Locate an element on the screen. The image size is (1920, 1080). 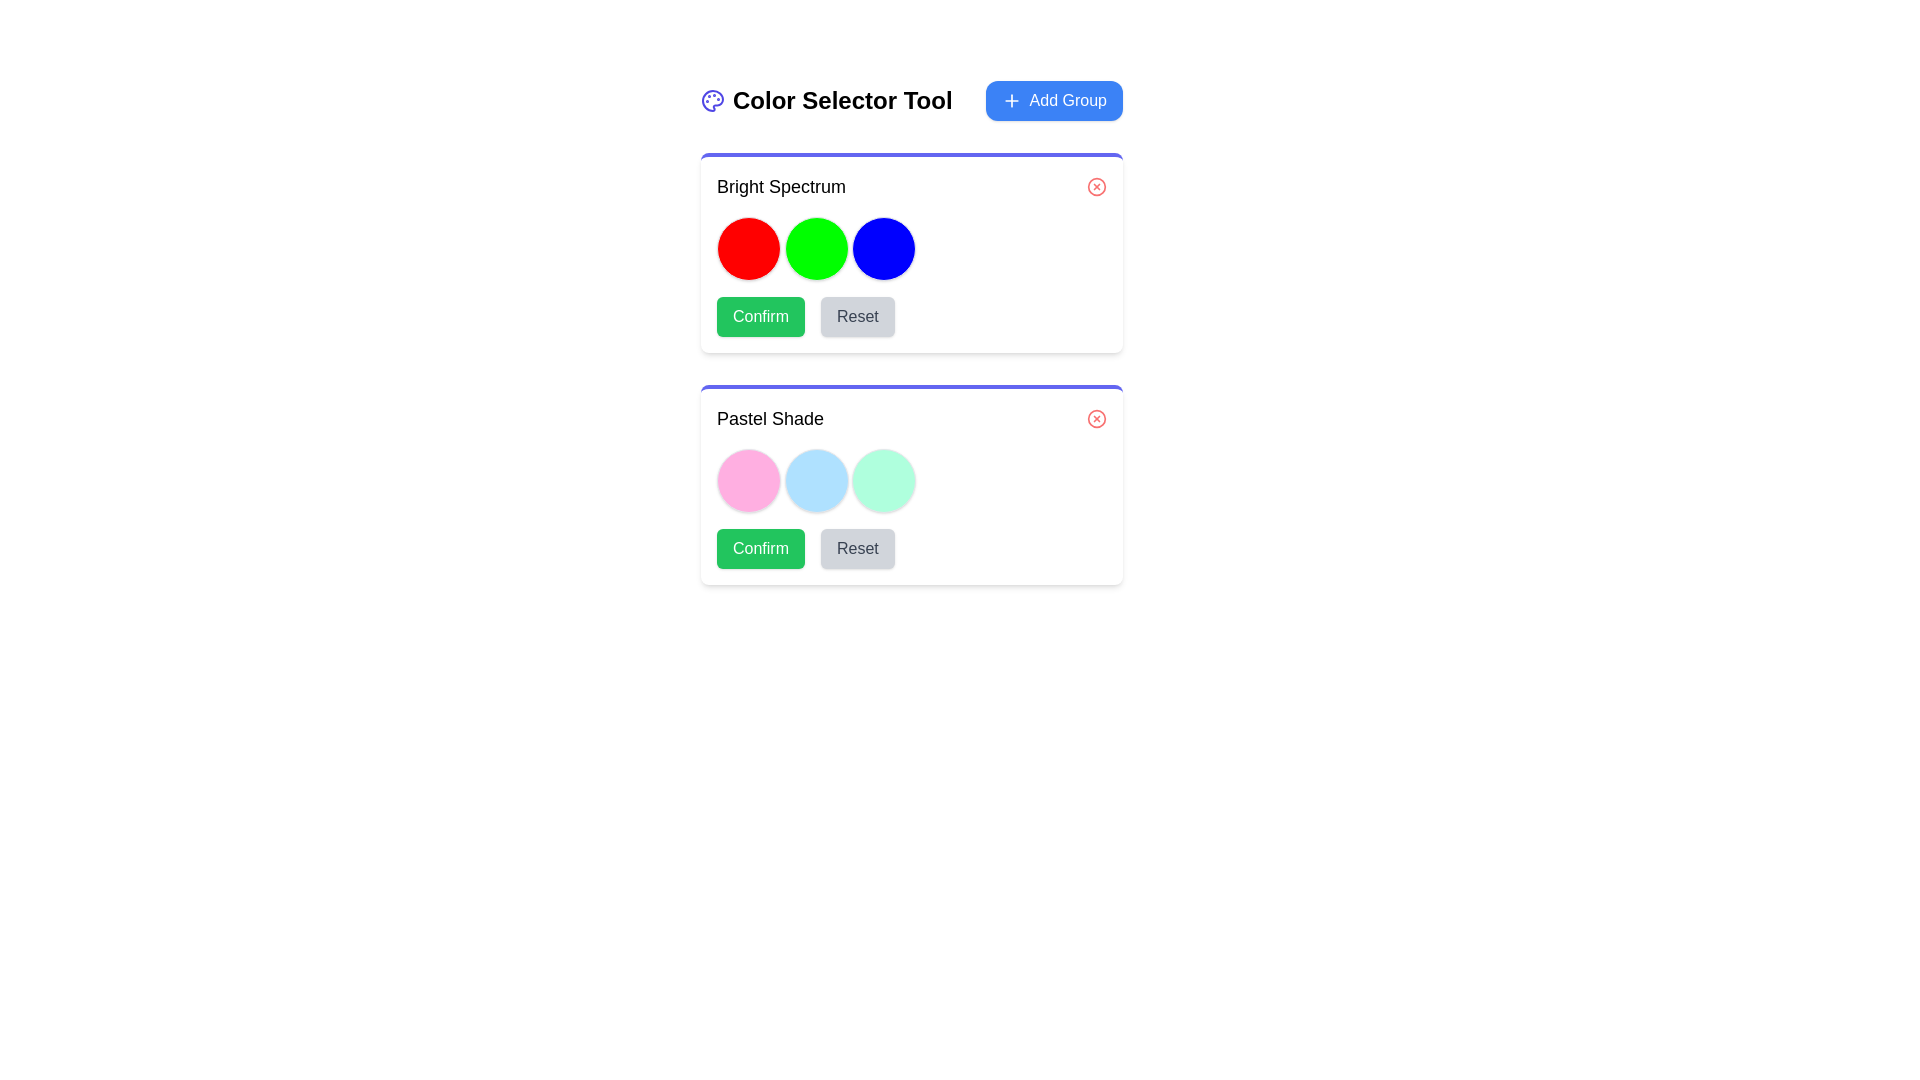
the second pastel blue color selector circle in the 'Pastel Shade' group is located at coordinates (816, 481).